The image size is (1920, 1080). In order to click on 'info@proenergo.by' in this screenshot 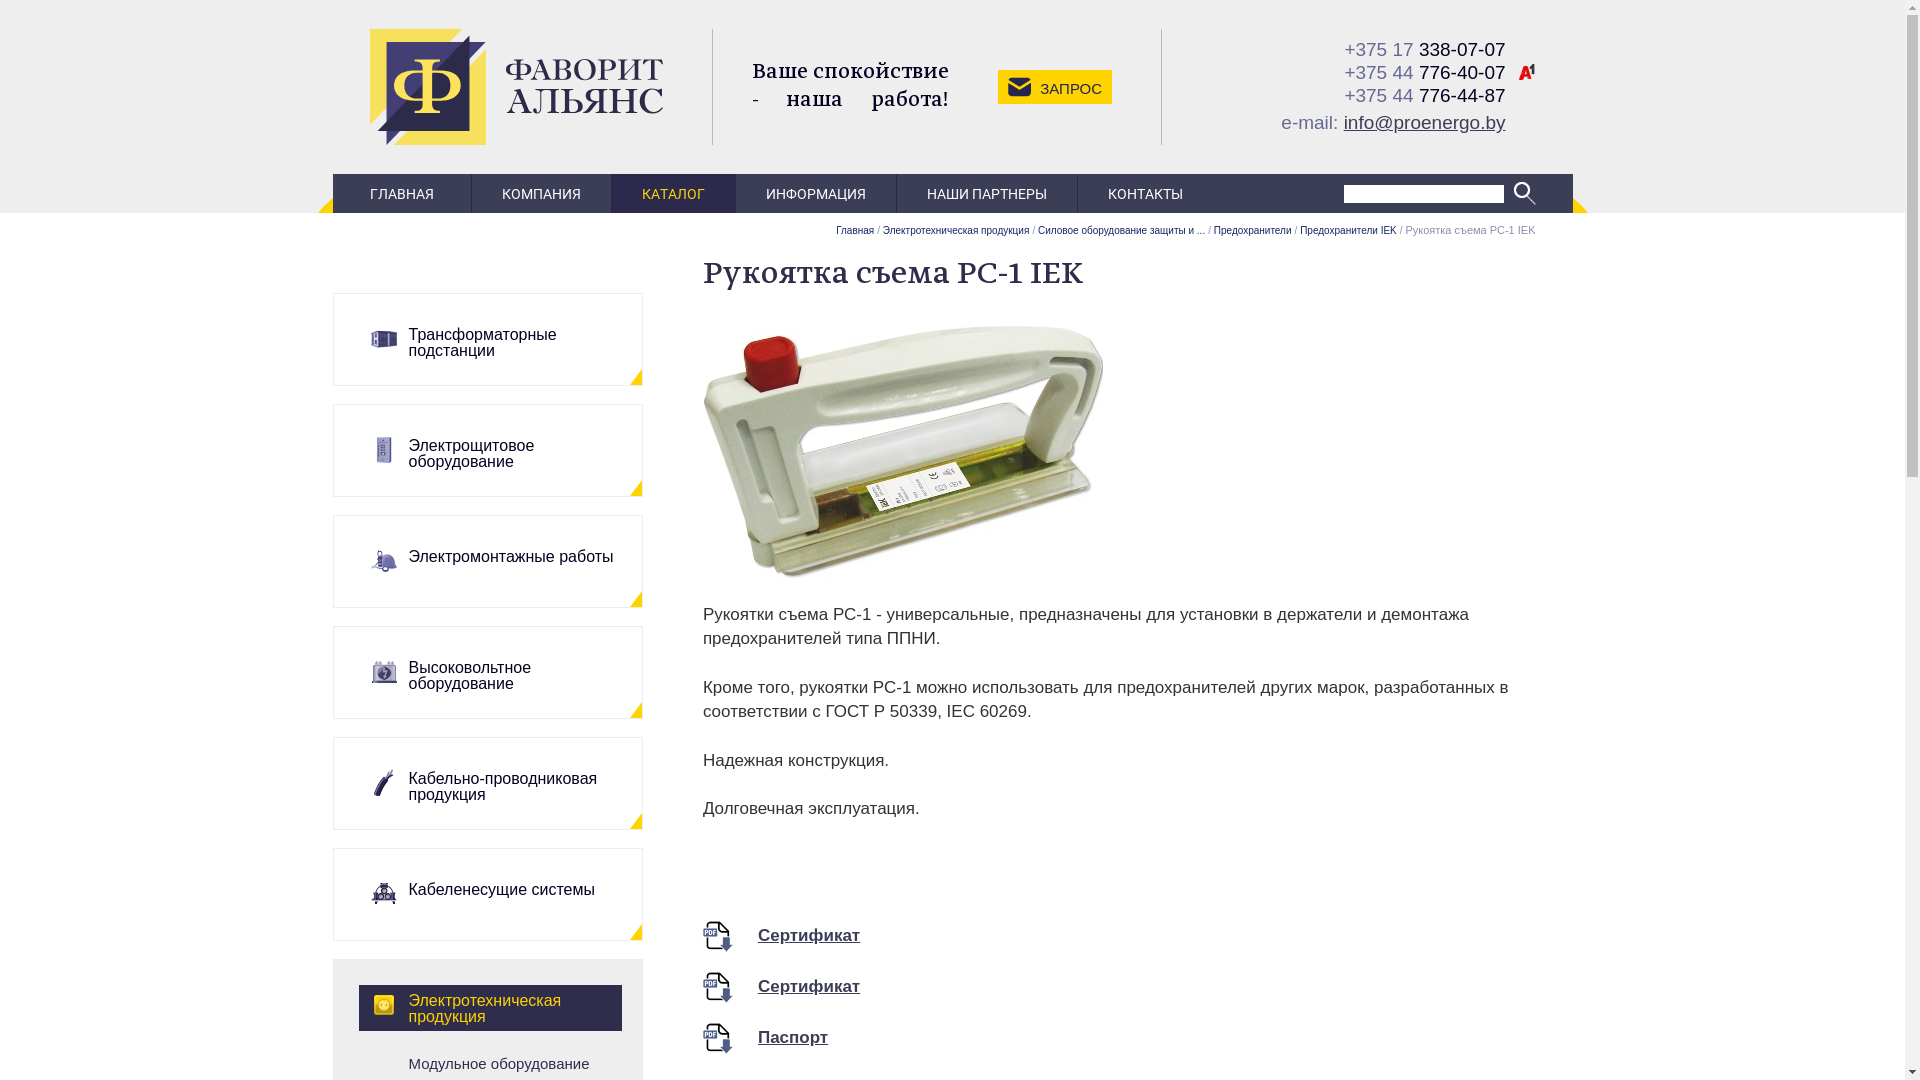, I will do `click(1424, 122)`.